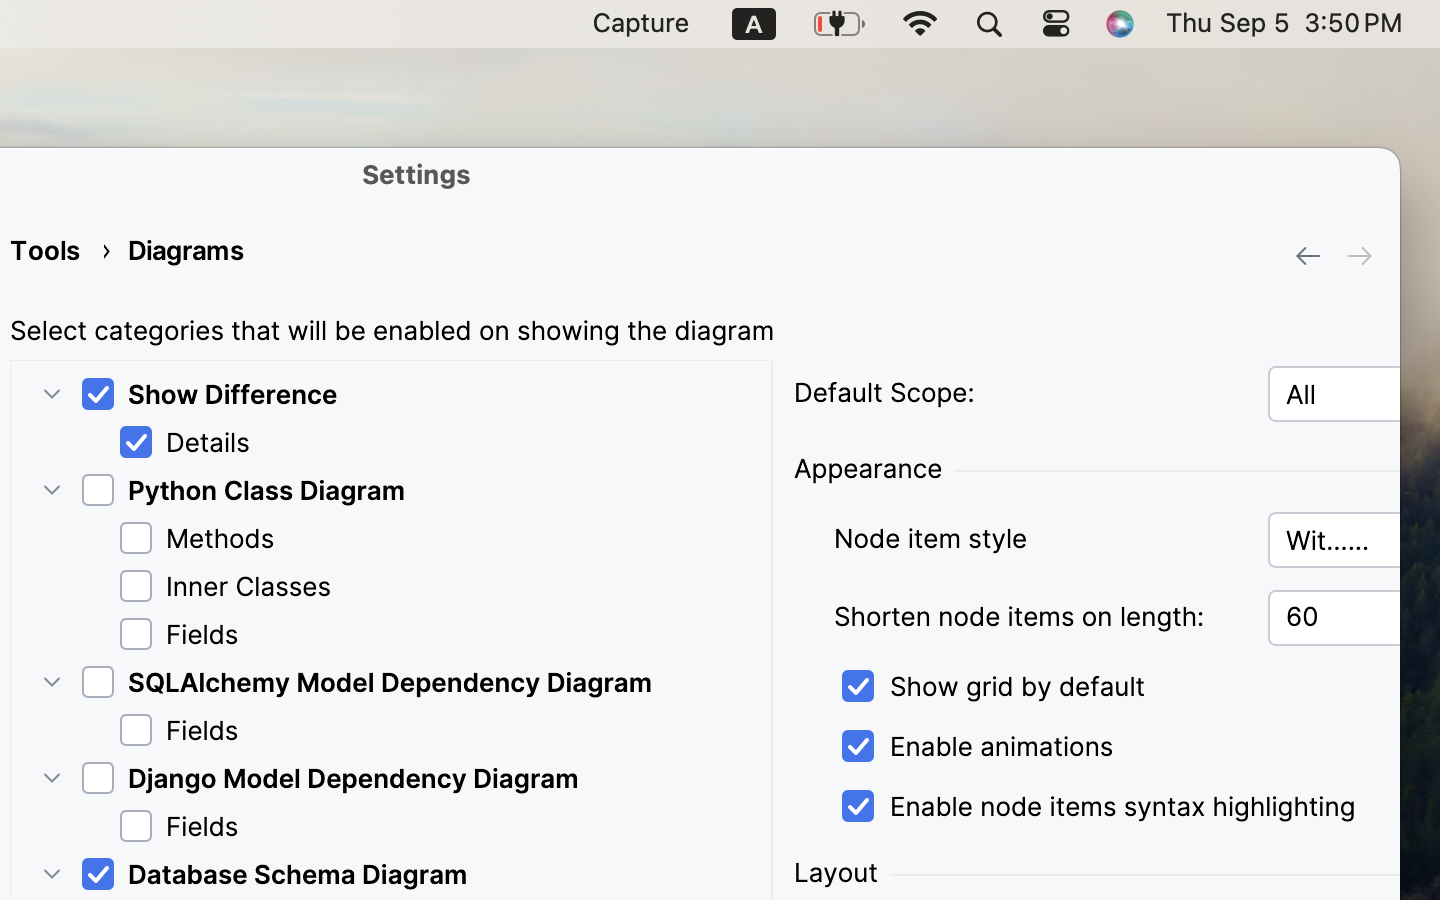 Image resolution: width=1440 pixels, height=900 pixels. I want to click on 'Settings', so click(416, 173).